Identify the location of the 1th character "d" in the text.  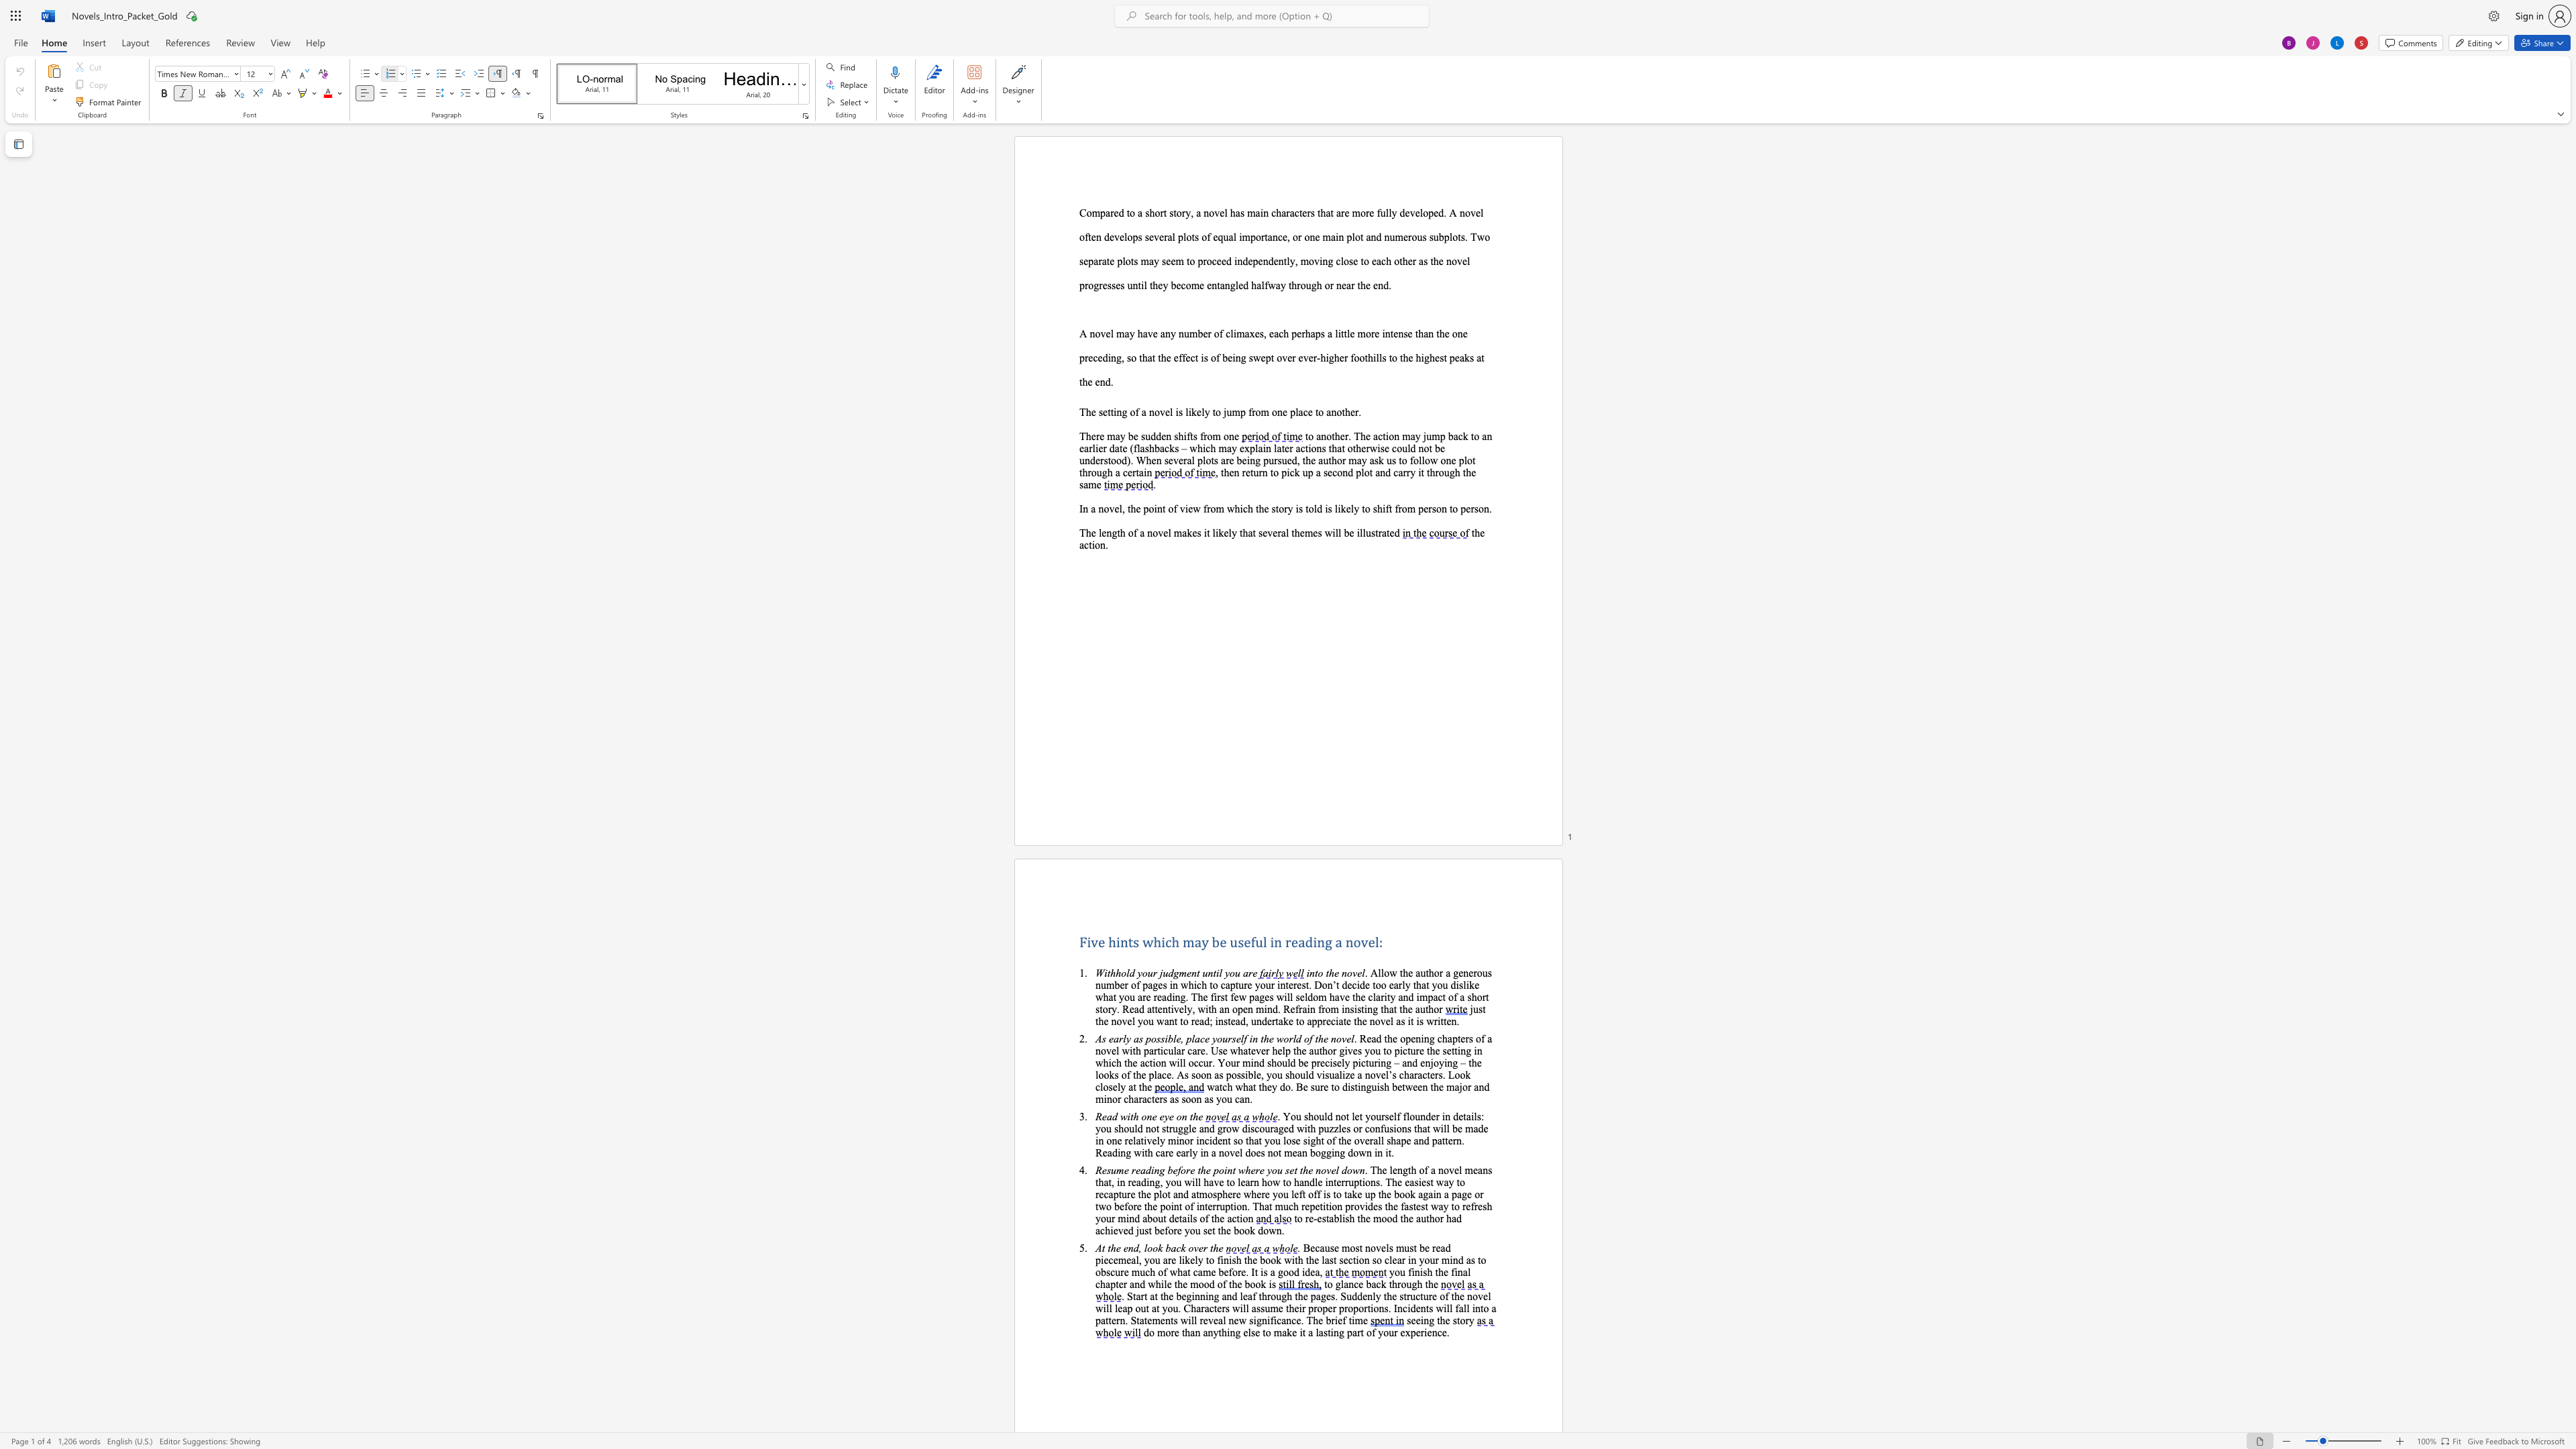
(1134, 1248).